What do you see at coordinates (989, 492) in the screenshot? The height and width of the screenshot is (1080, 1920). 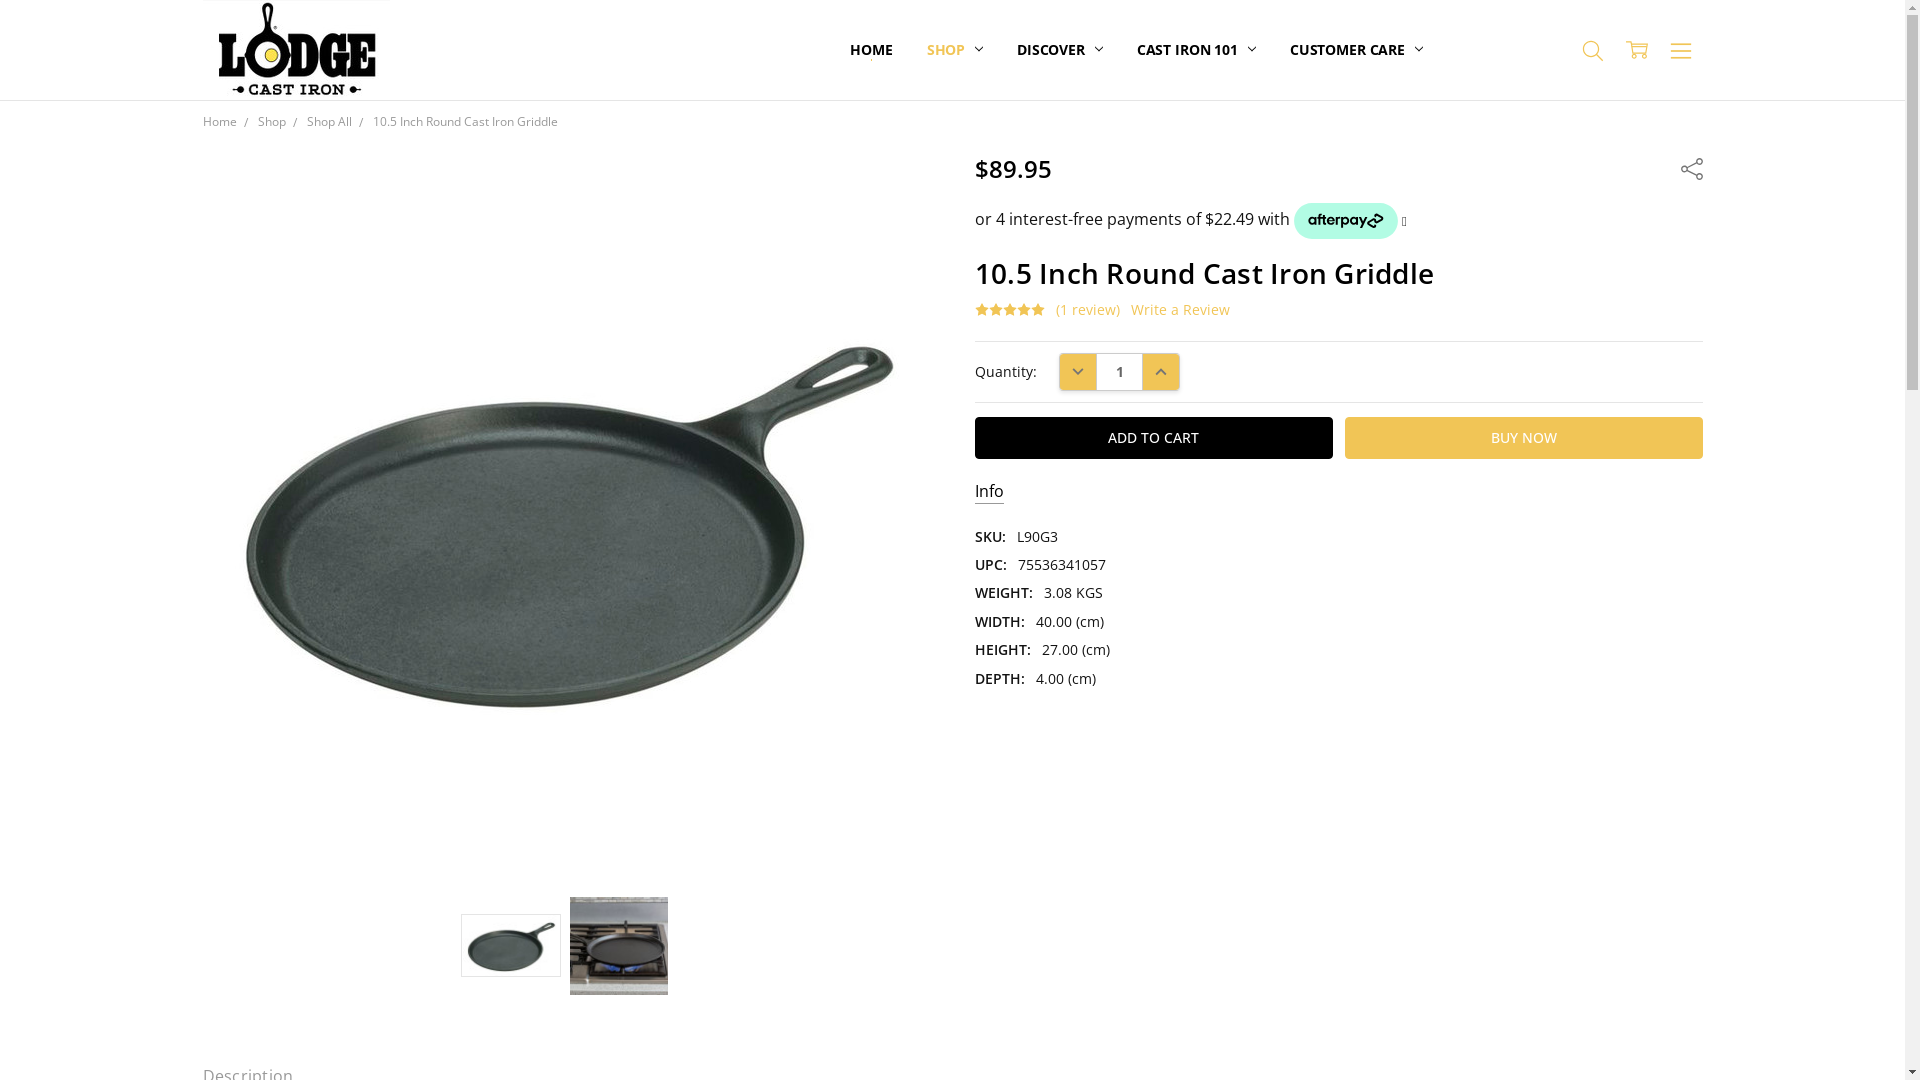 I see `'Info'` at bounding box center [989, 492].